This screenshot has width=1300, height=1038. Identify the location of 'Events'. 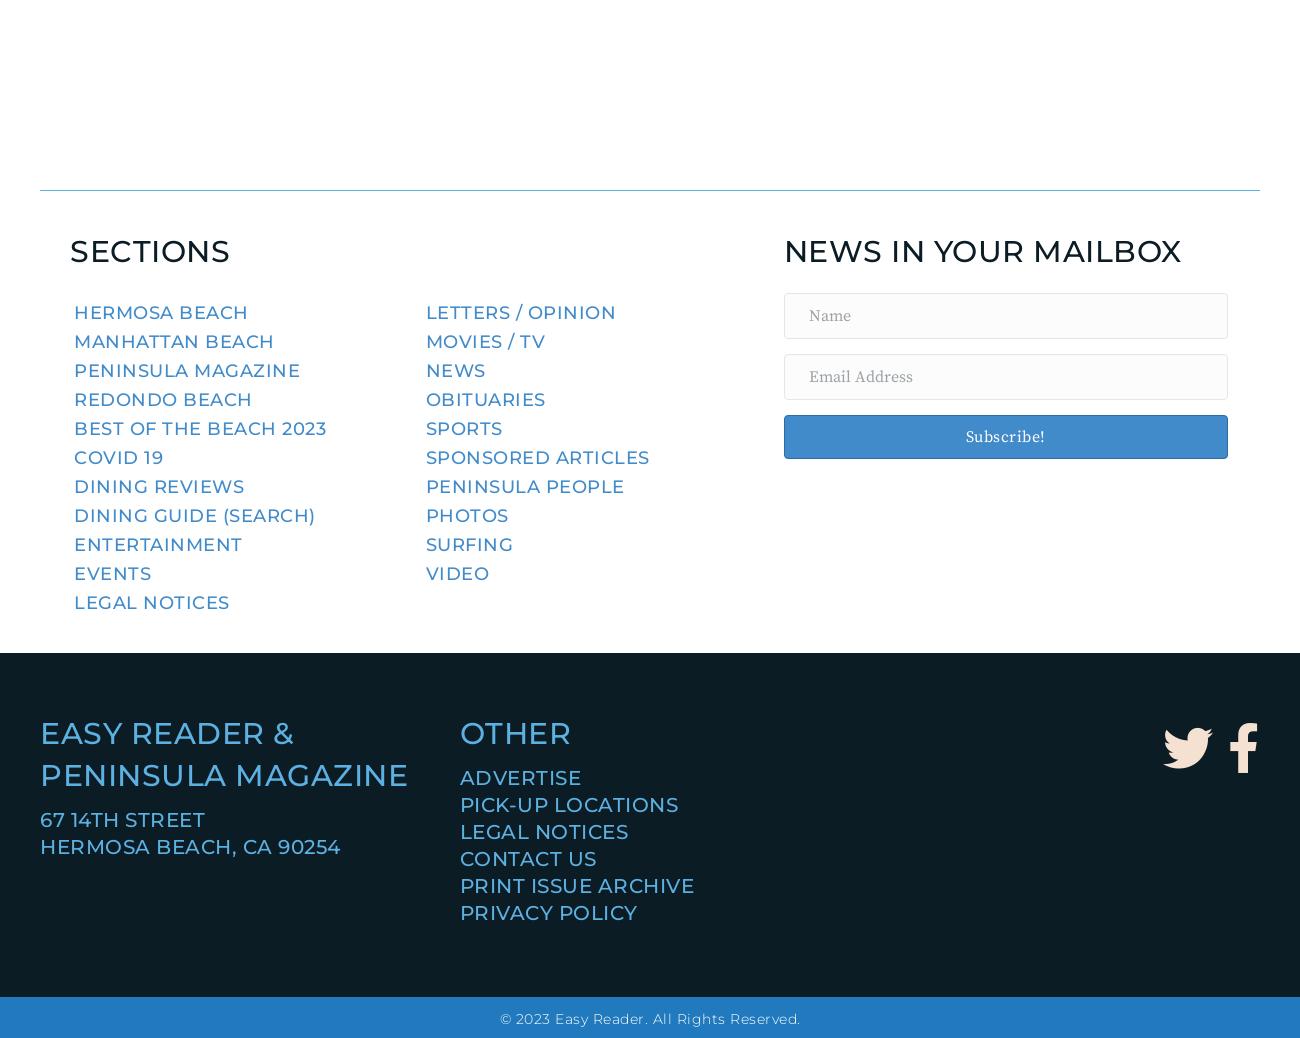
(111, 573).